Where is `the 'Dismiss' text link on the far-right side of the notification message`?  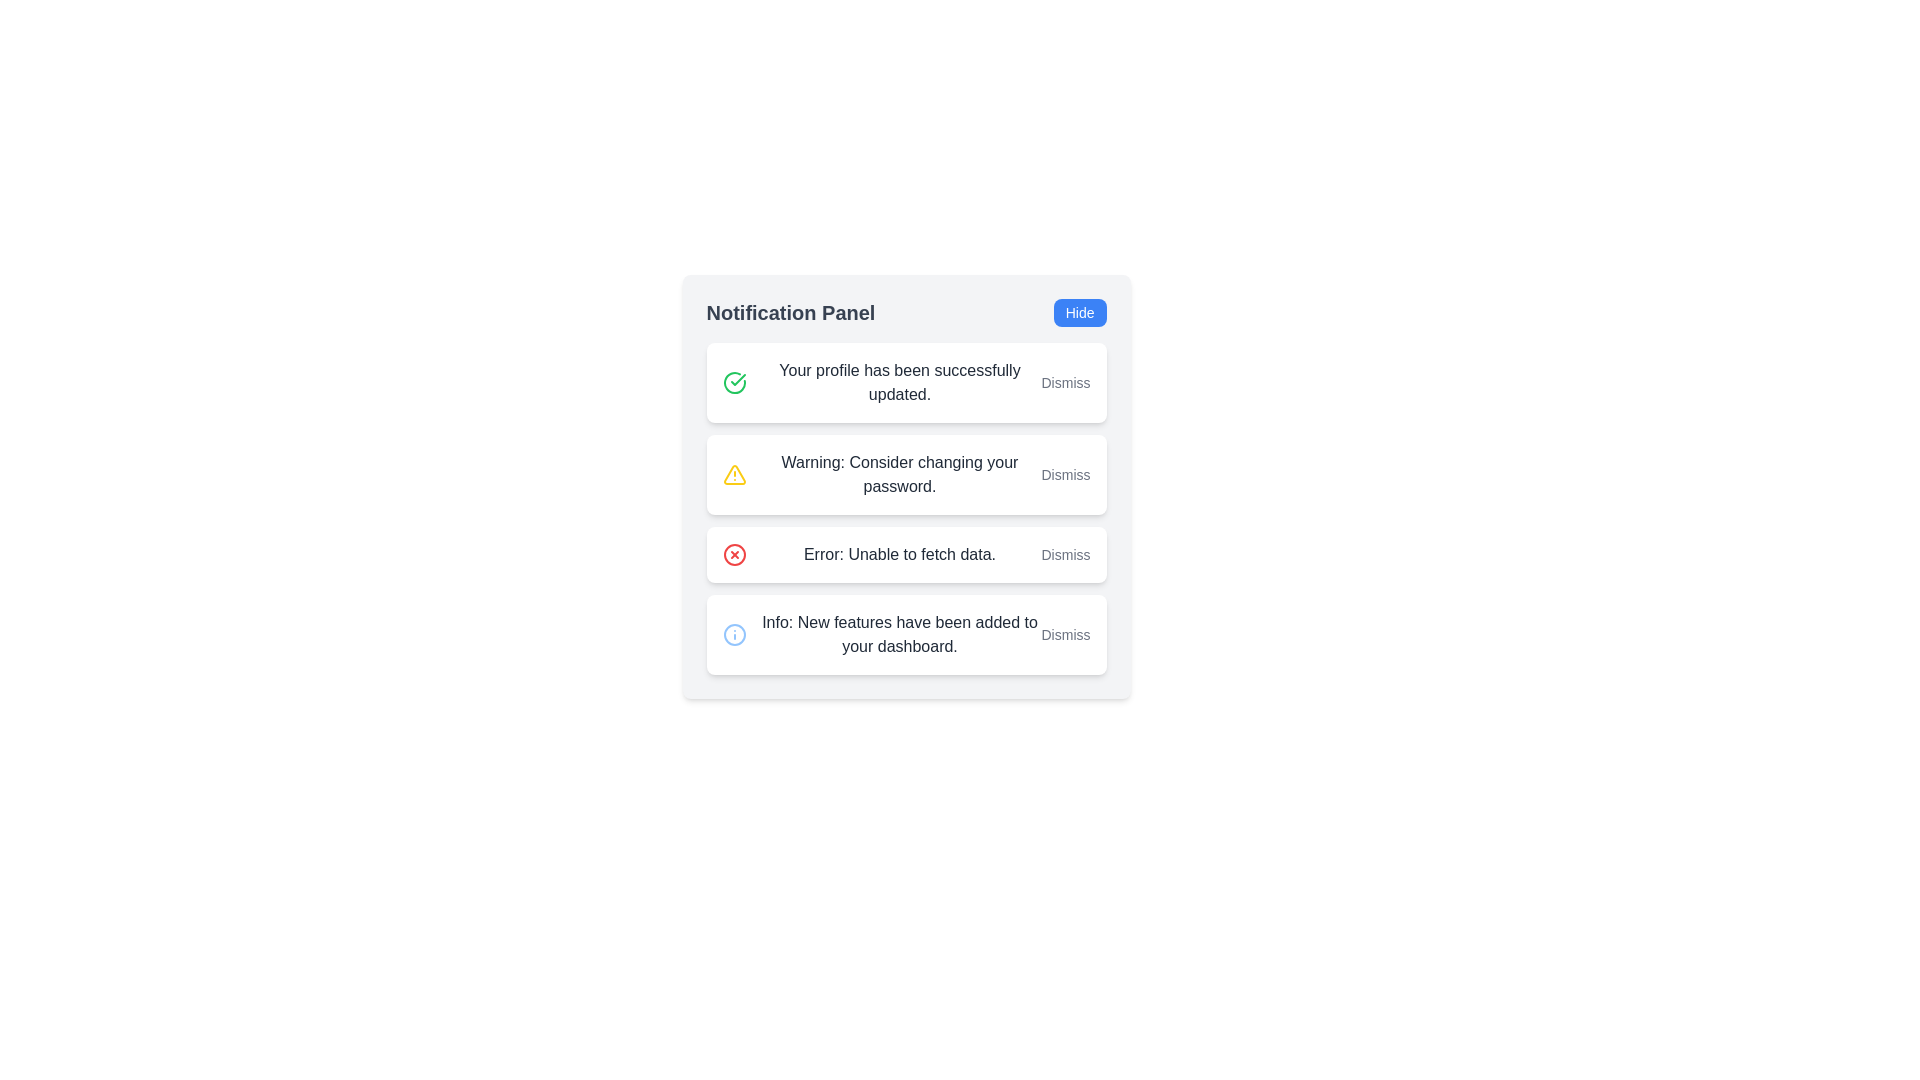 the 'Dismiss' text link on the far-right side of the notification message is located at coordinates (1064, 382).